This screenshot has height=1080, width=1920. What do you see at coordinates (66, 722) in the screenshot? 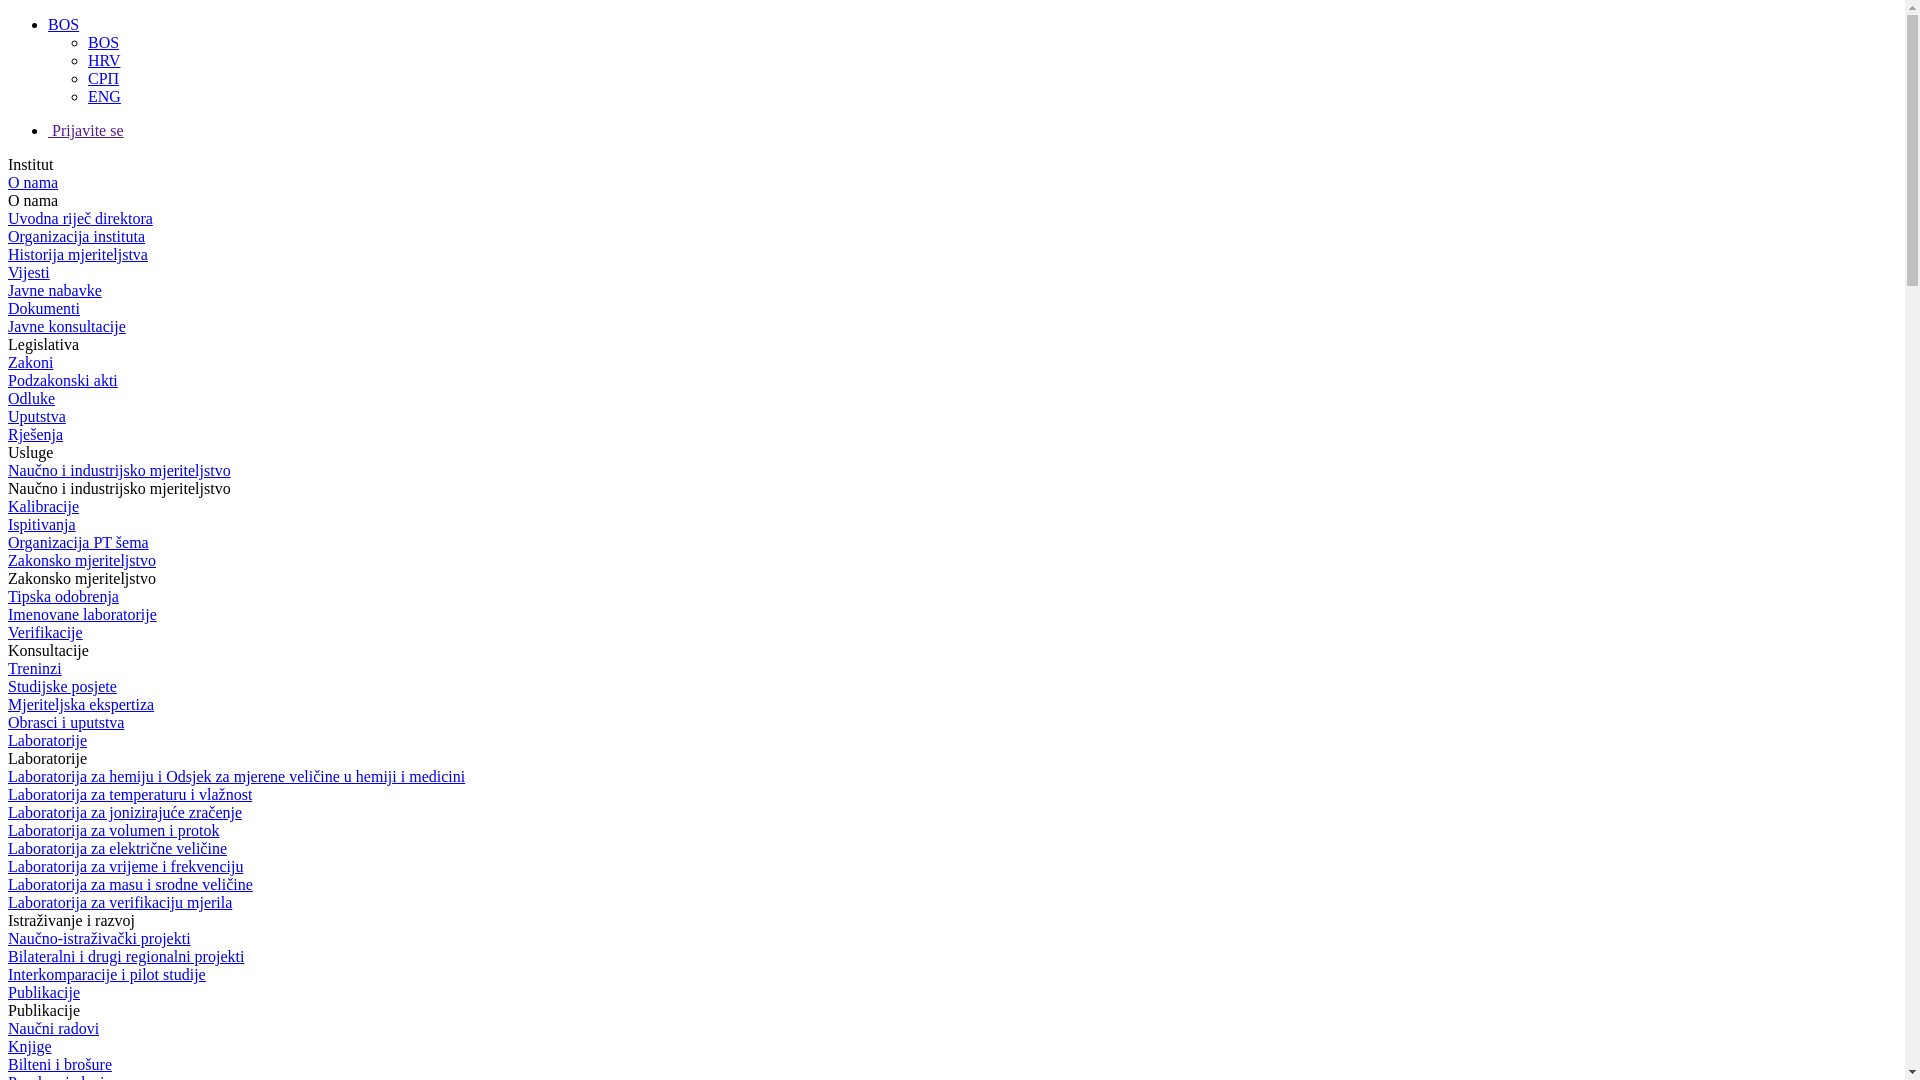
I see `'Obrasci i uputstva'` at bounding box center [66, 722].